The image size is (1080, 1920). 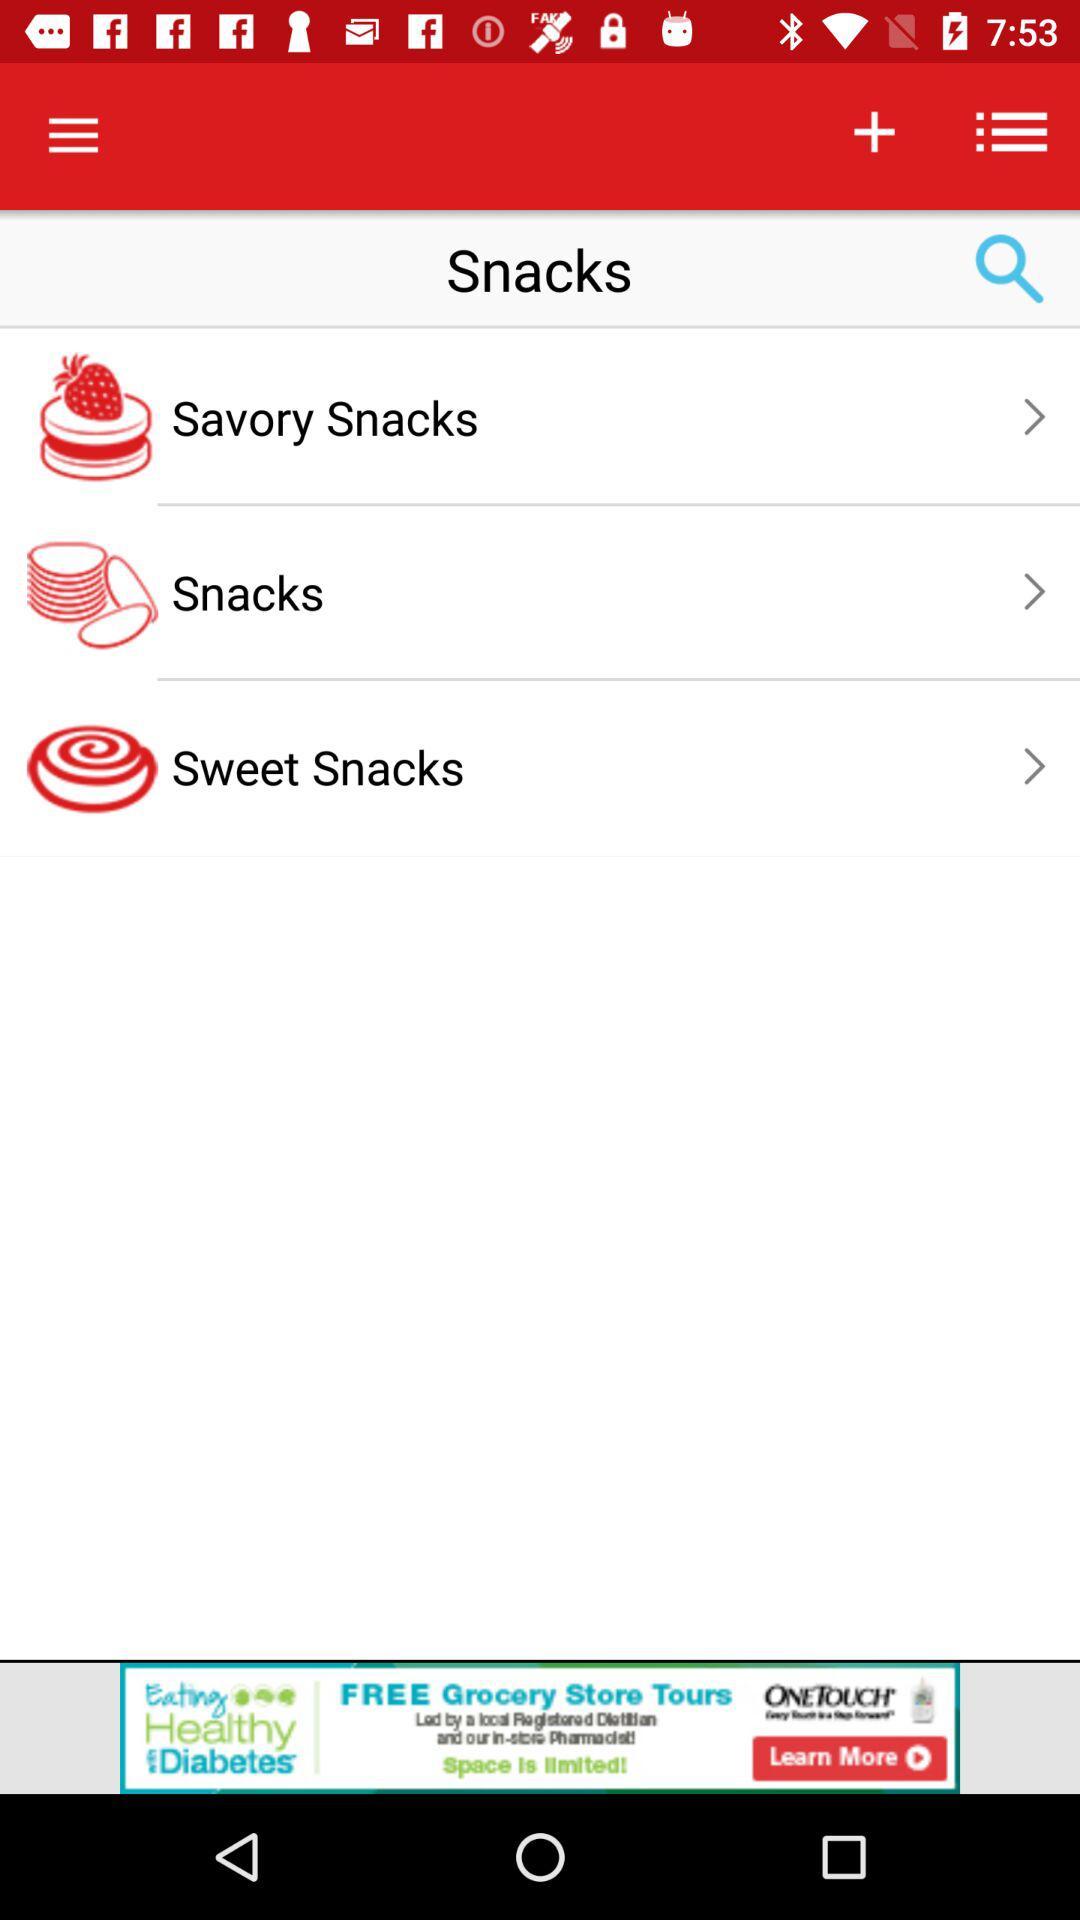 What do you see at coordinates (540, 1727) in the screenshot?
I see `the add` at bounding box center [540, 1727].